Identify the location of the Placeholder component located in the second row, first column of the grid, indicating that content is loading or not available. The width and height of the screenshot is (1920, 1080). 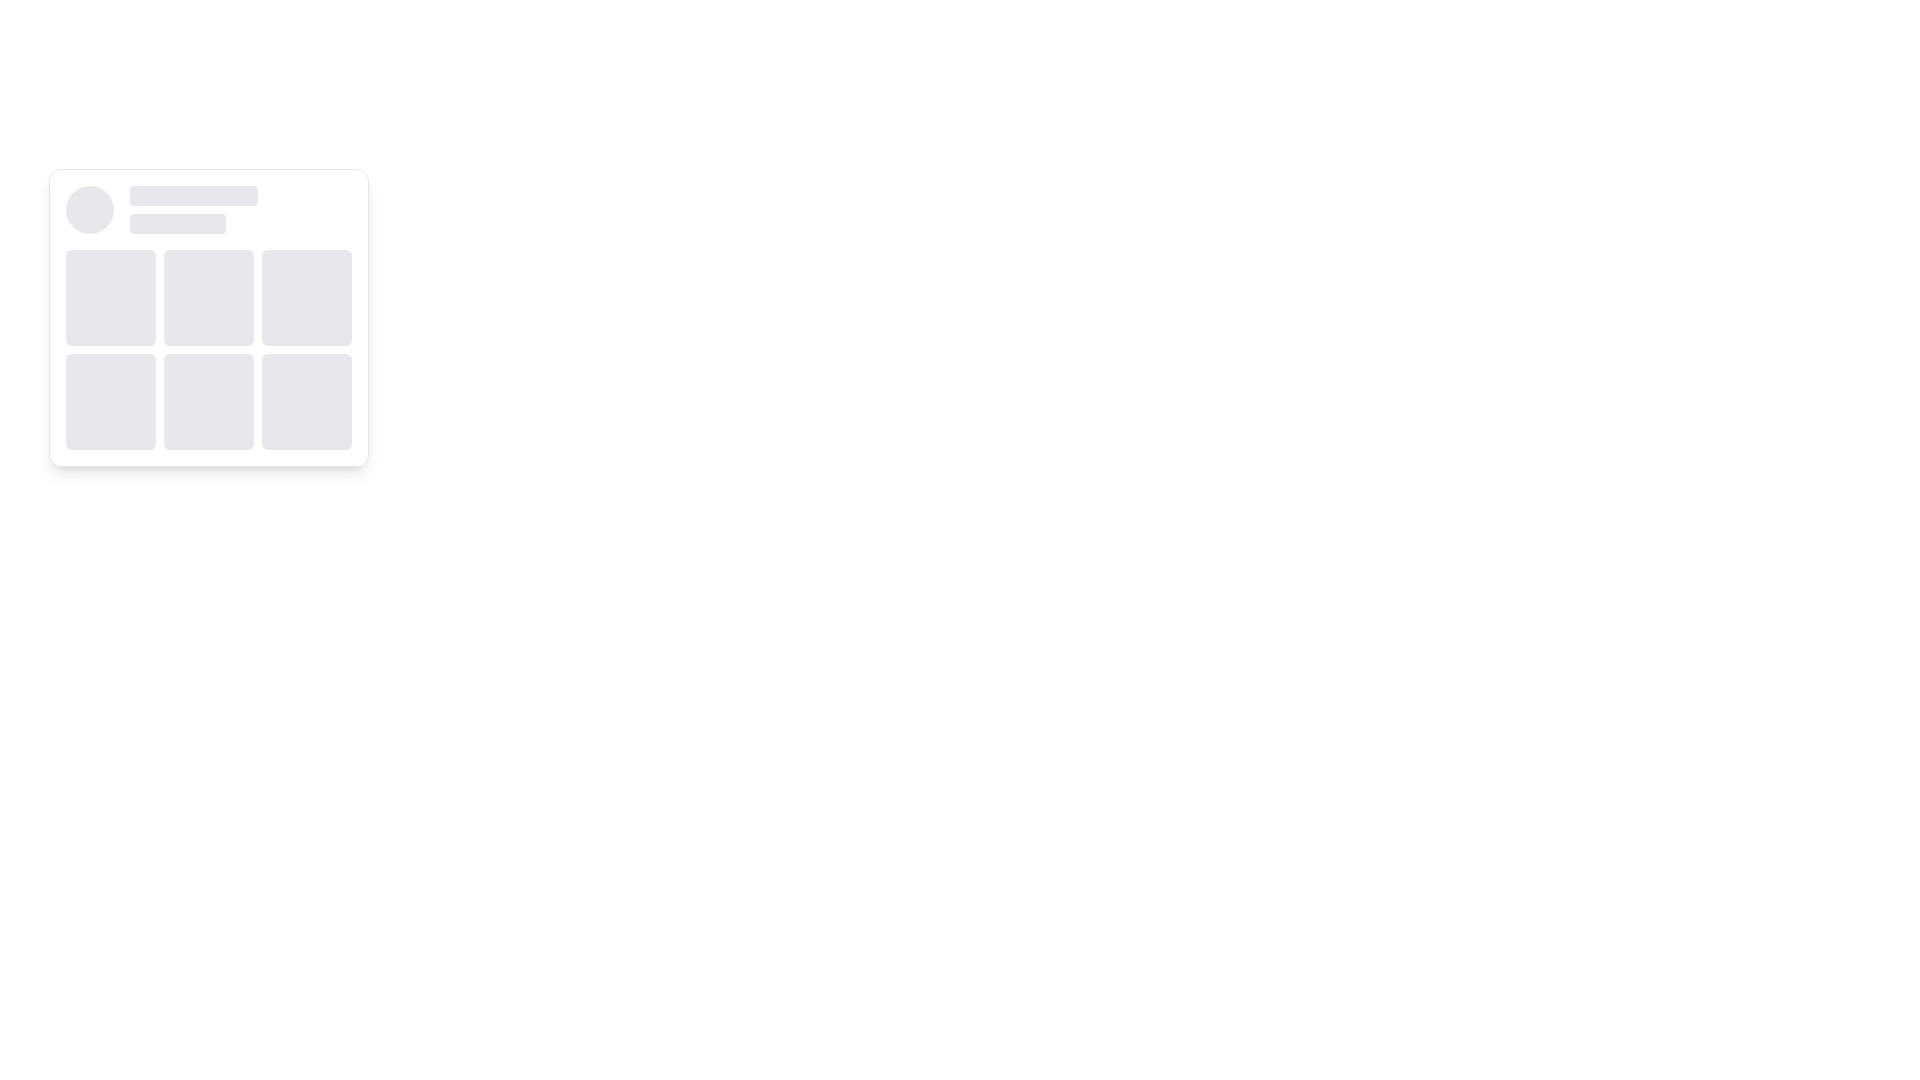
(109, 401).